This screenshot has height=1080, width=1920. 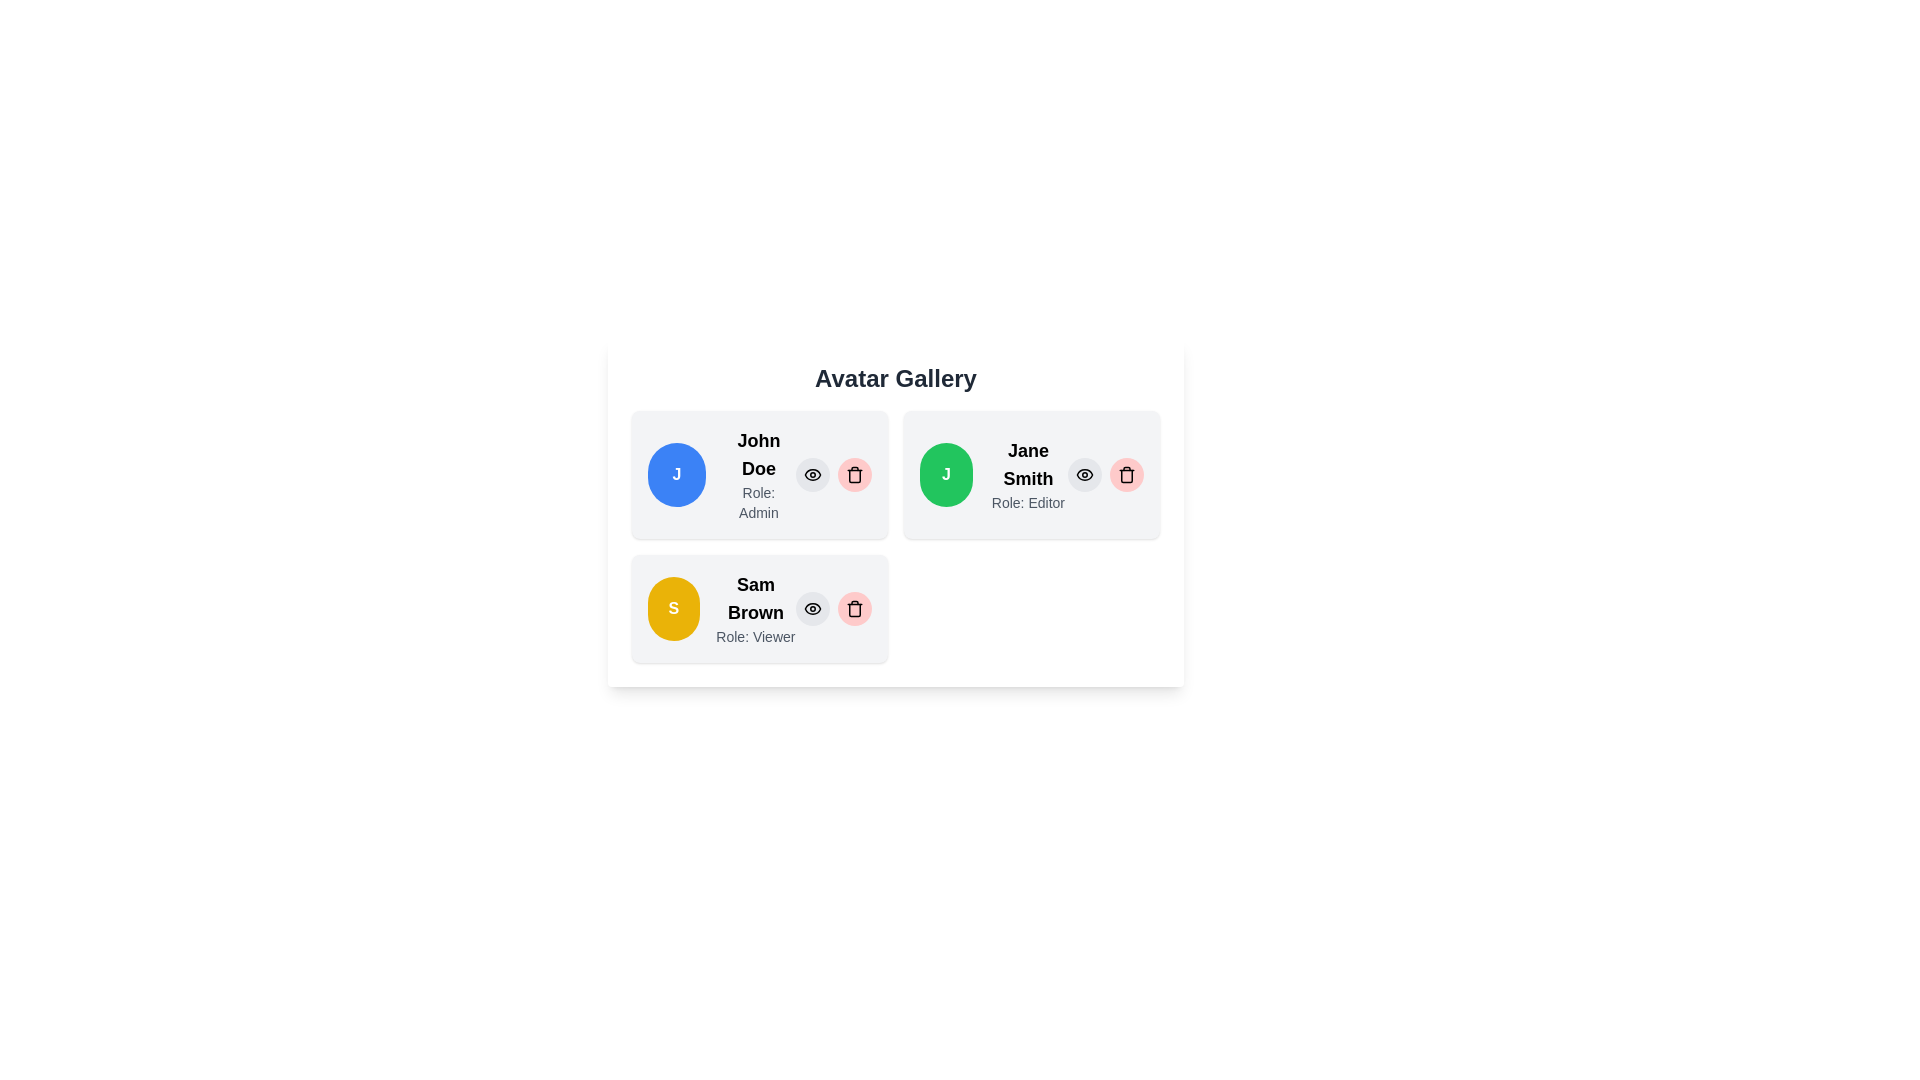 I want to click on the green circular avatar with the white uppercase letter 'J' that is located to the left of the text 'Jane Smith' and above the role description 'Role: Editor', so click(x=945, y=474).